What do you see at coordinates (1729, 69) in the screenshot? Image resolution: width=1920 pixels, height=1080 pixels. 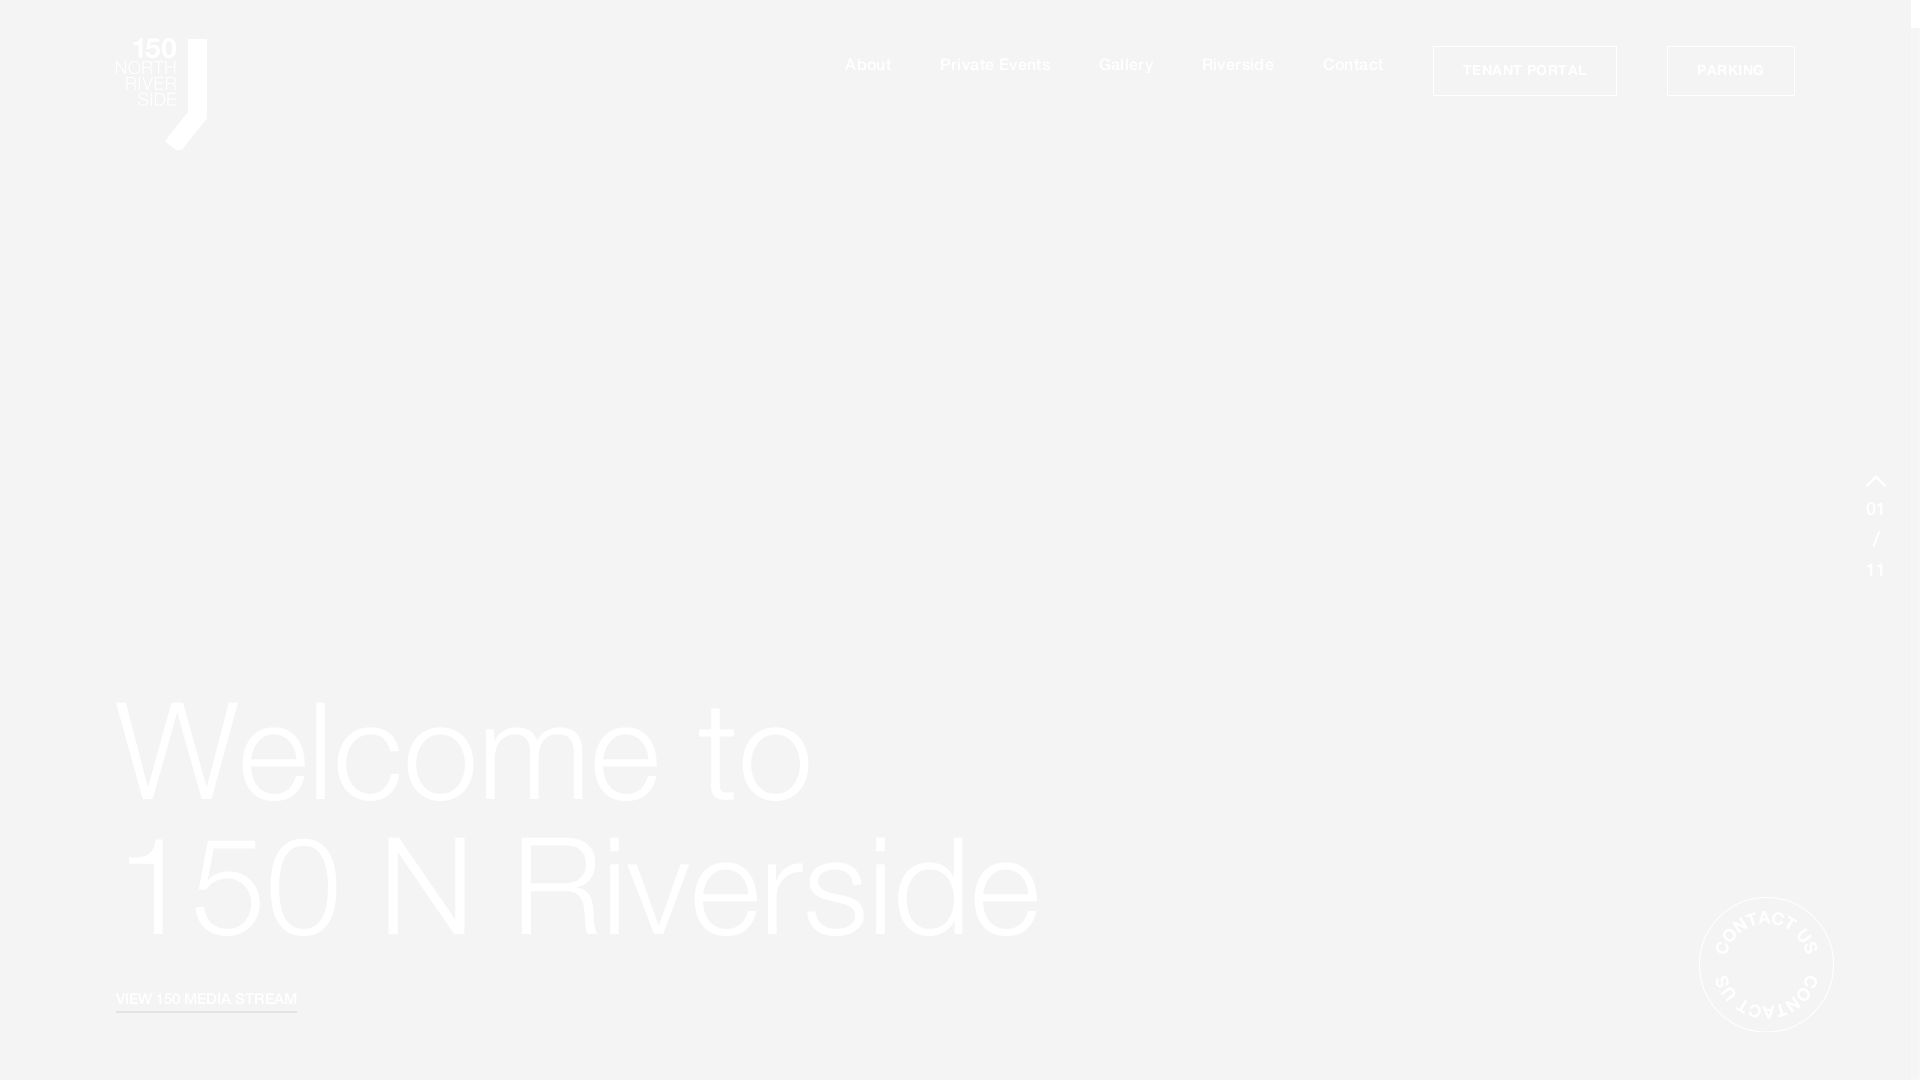 I see `'PARKING'` at bounding box center [1729, 69].